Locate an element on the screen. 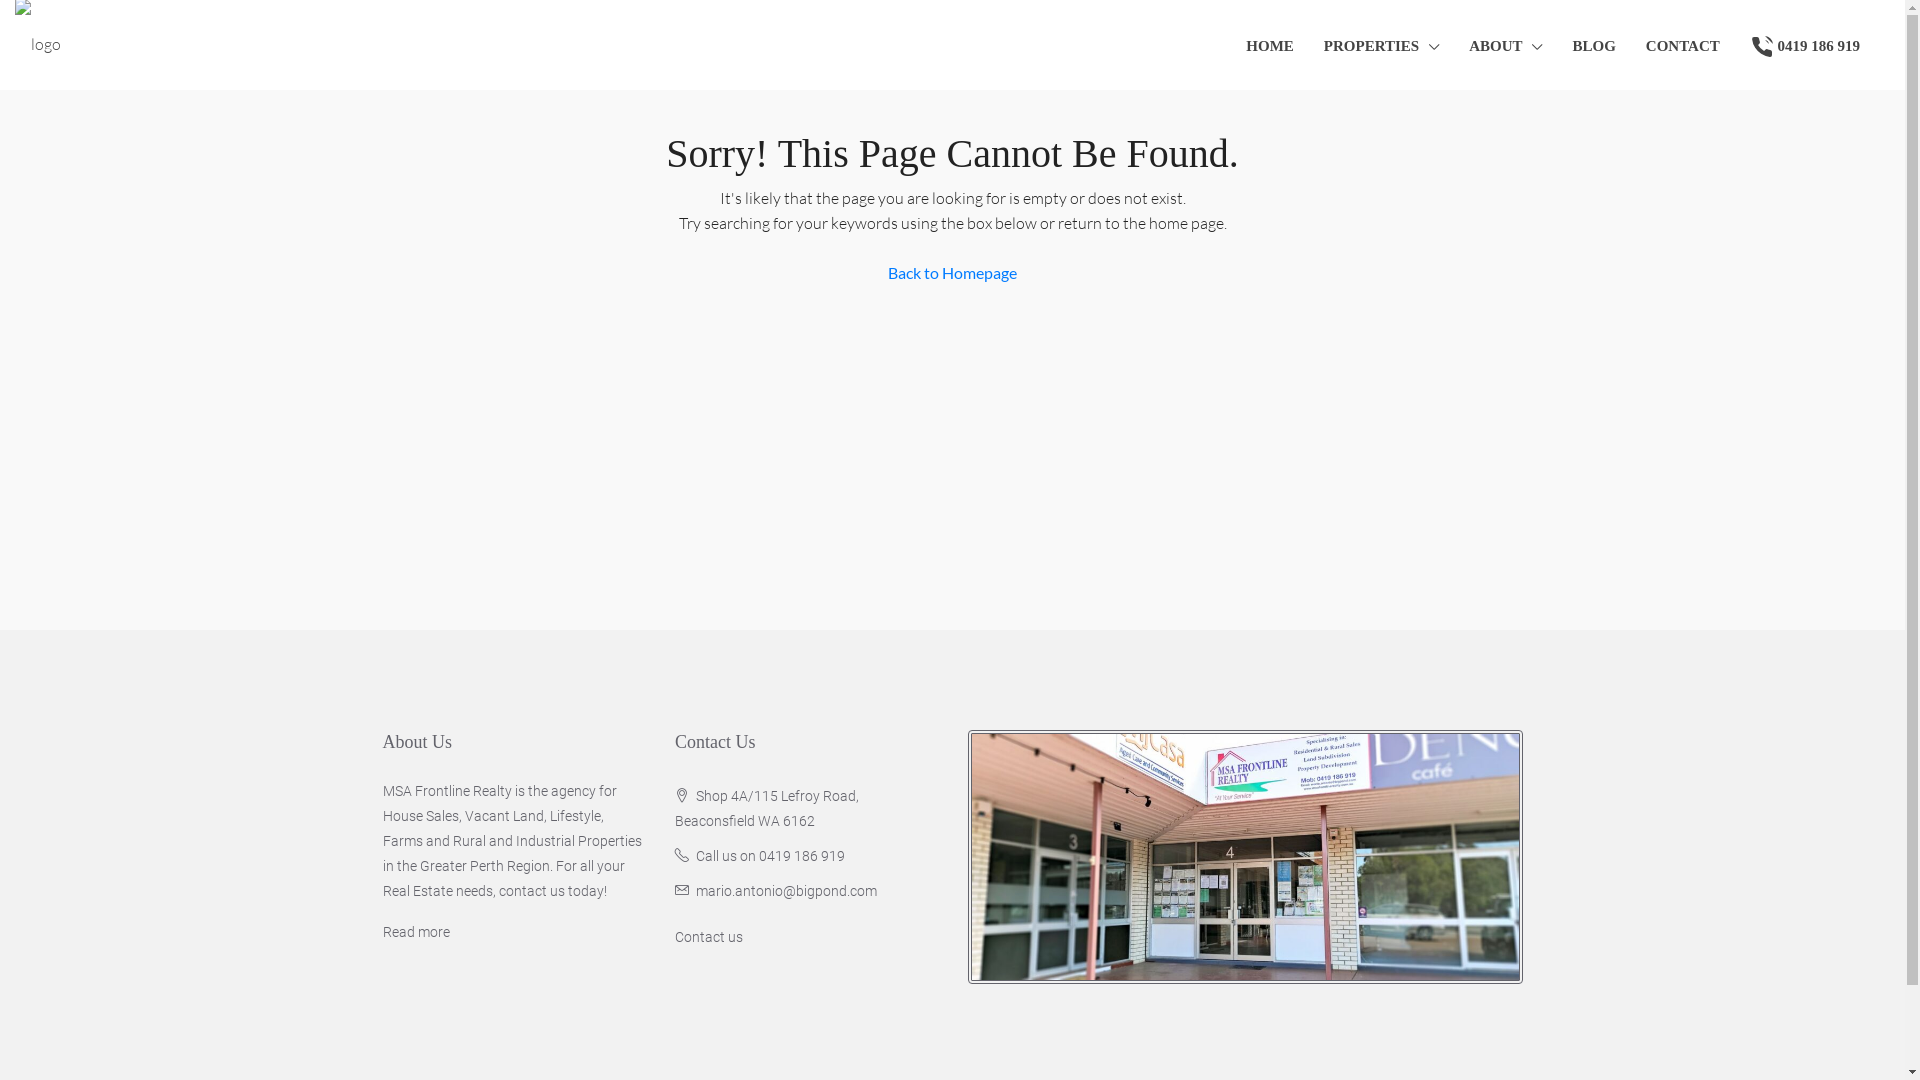  'mario.antonio@bigpond.com' is located at coordinates (785, 890).